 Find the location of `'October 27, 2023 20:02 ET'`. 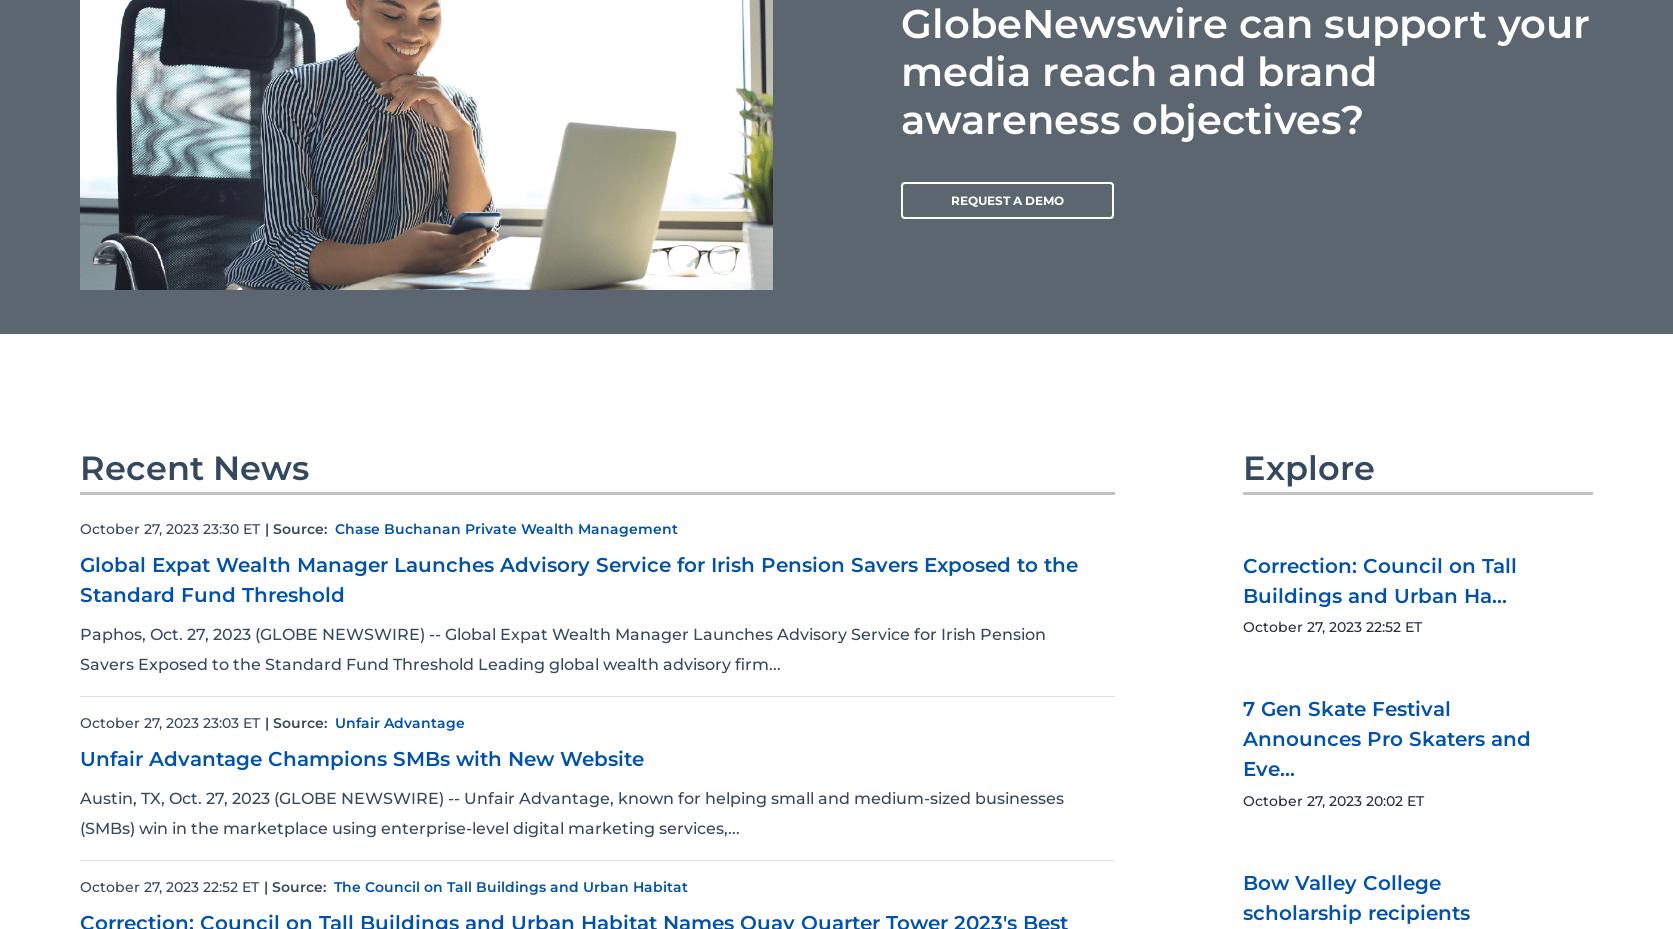

'October 27, 2023 20:02 ET' is located at coordinates (1332, 798).